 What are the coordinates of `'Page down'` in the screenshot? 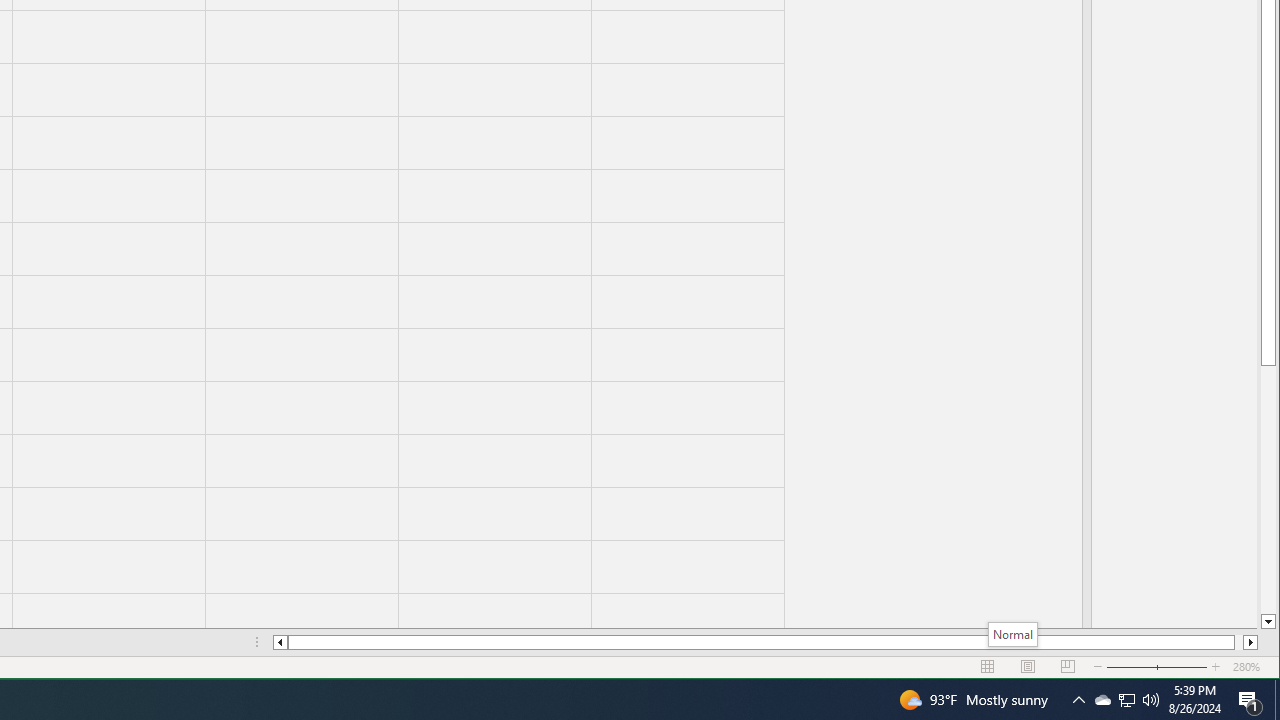 It's located at (1267, 489).